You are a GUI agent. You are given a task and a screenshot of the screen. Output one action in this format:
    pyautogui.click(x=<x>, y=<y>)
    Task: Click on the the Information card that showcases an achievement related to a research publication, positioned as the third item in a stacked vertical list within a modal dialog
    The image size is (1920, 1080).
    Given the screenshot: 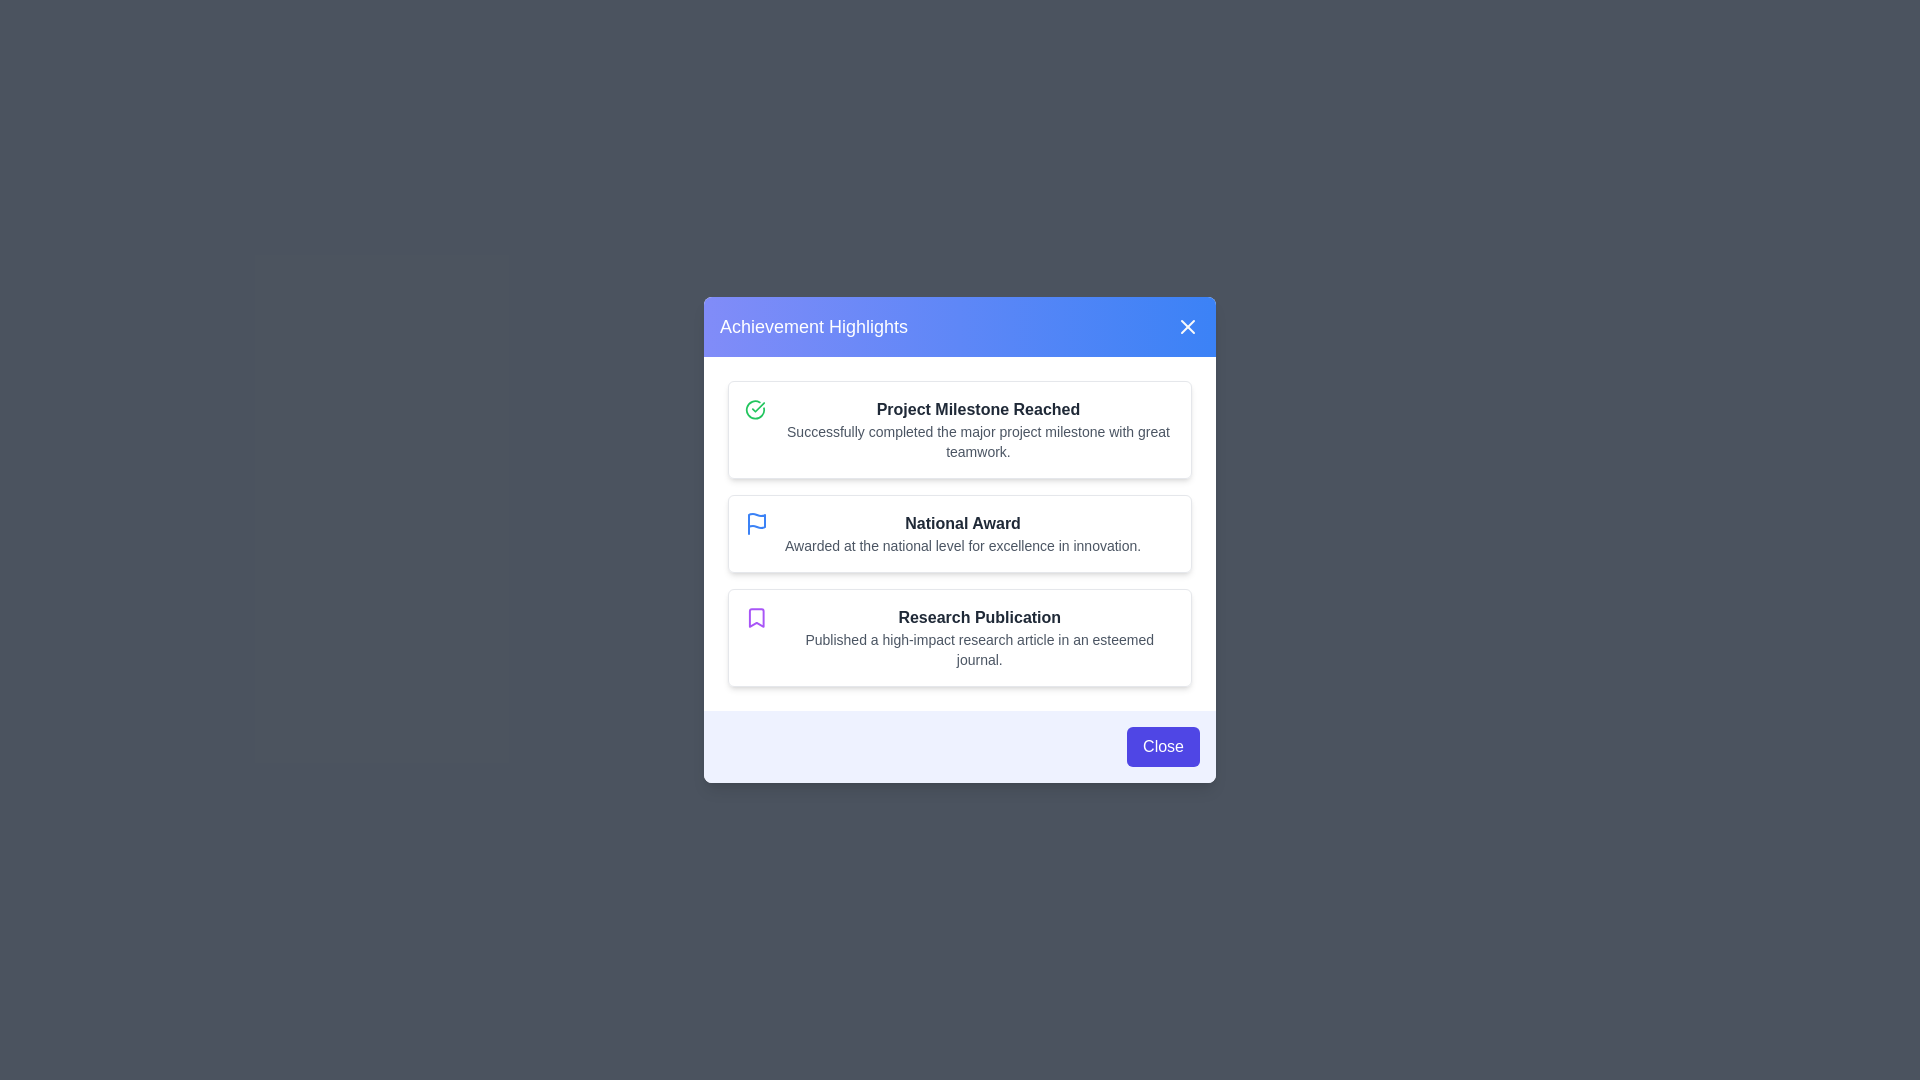 What is the action you would take?
    pyautogui.click(x=960, y=637)
    